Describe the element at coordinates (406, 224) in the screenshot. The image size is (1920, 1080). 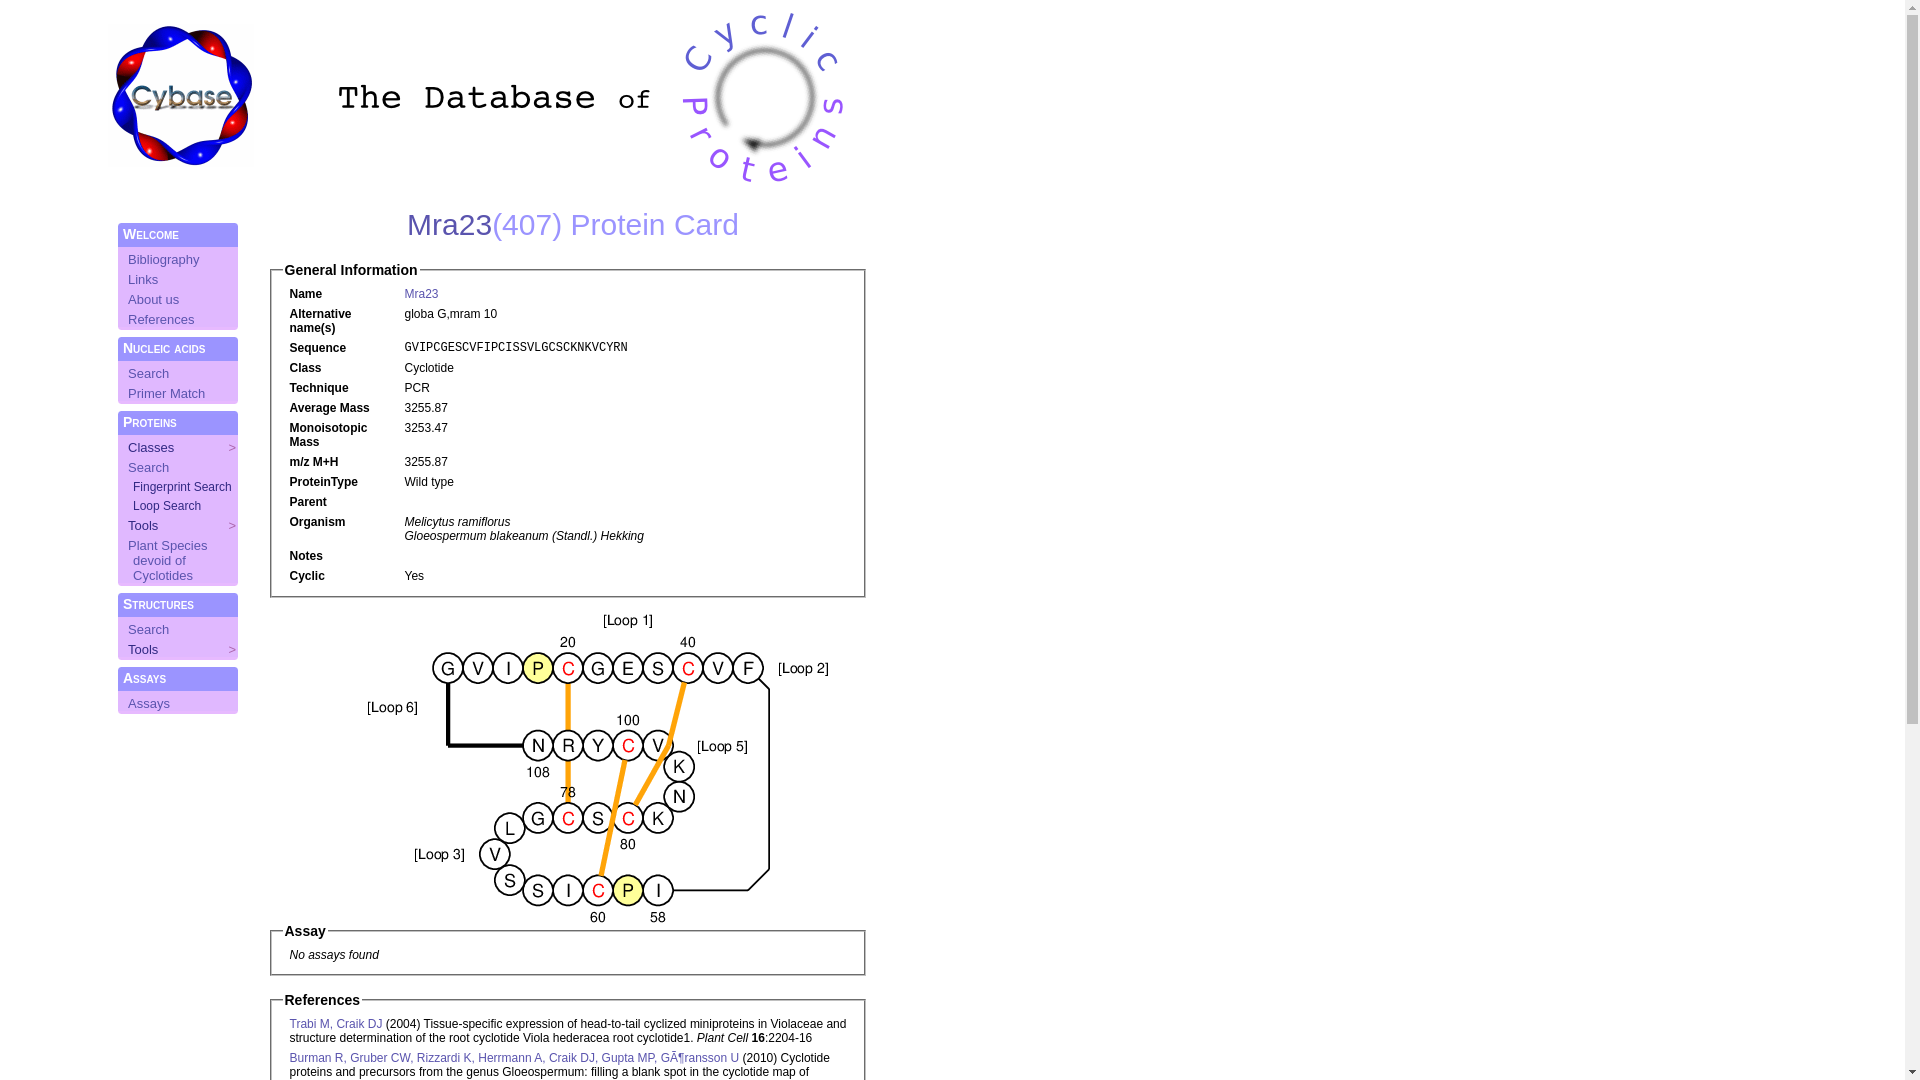
I see `'Mra23'` at that location.